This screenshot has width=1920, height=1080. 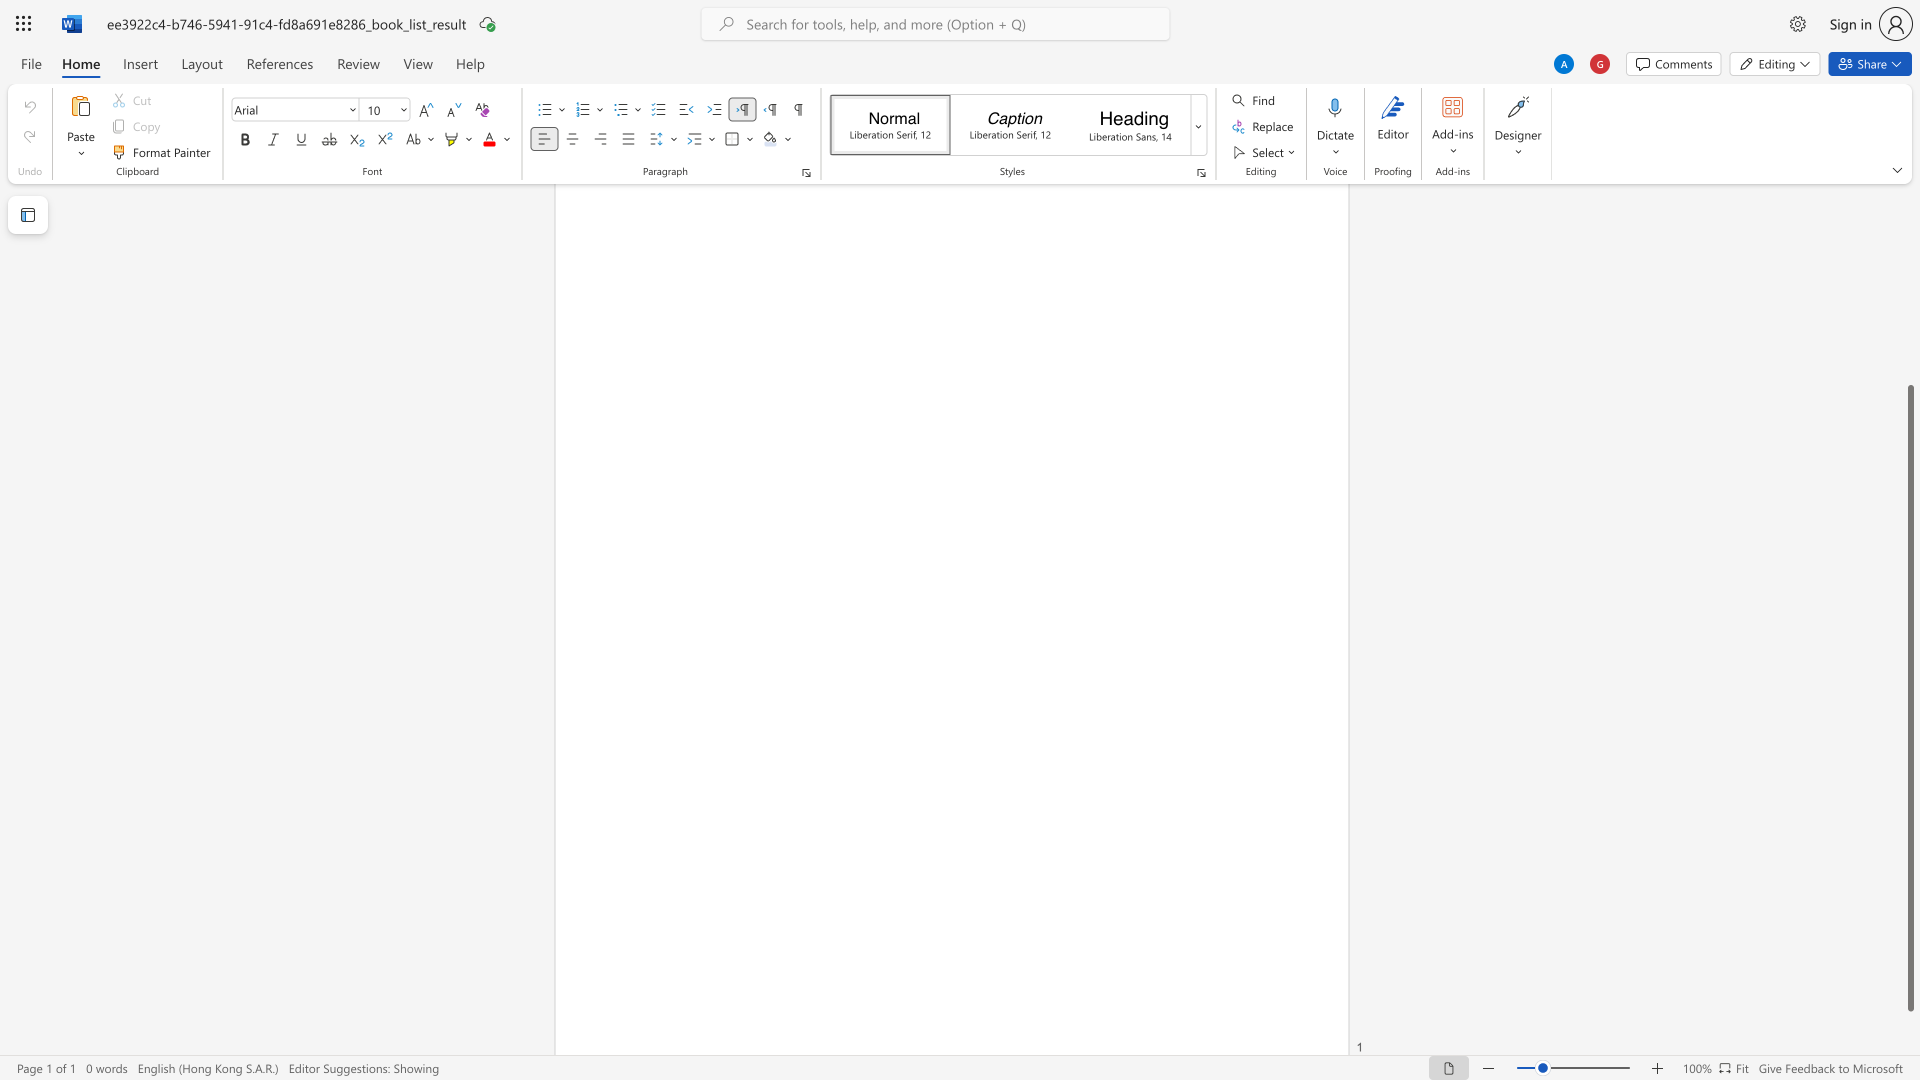 I want to click on the page's right scrollbar for upward movement, so click(x=1909, y=258).